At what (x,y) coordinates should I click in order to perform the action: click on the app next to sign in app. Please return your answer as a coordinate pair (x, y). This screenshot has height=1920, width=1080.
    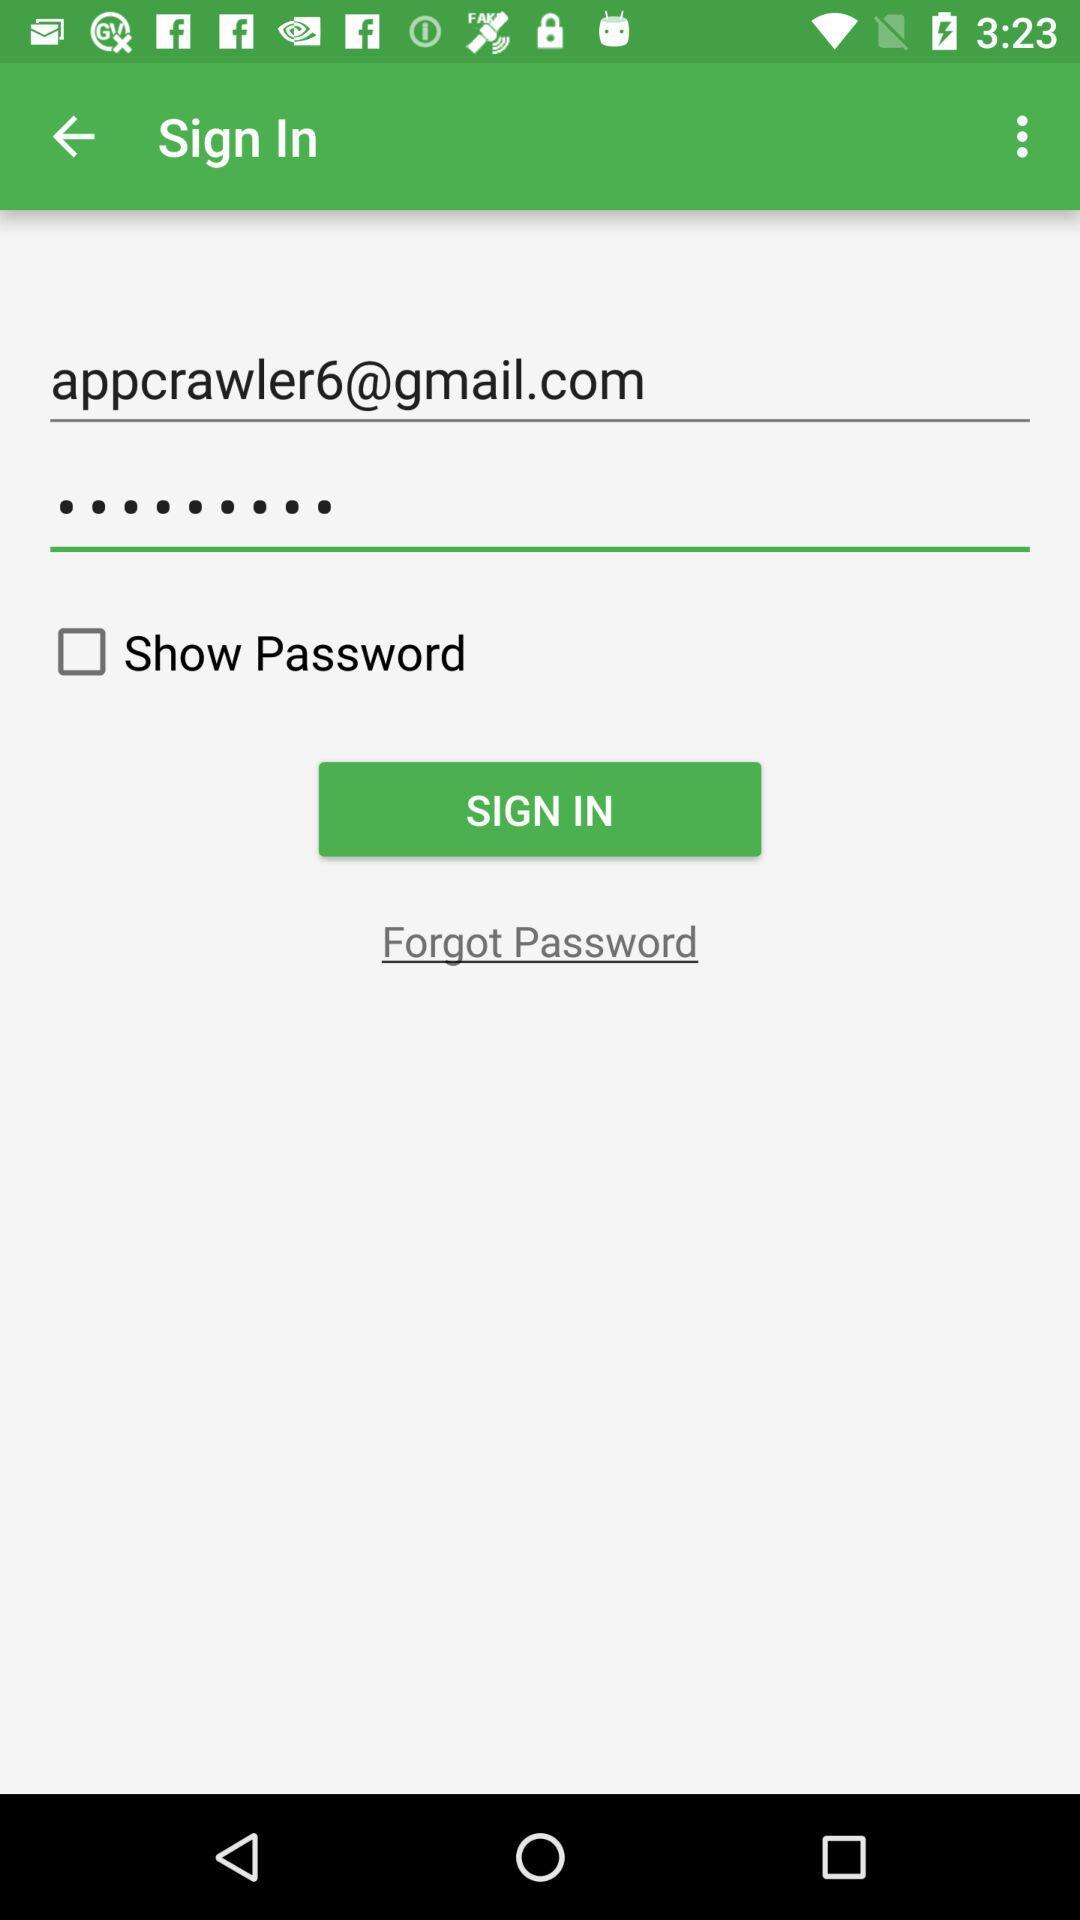
    Looking at the image, I should click on (1027, 135).